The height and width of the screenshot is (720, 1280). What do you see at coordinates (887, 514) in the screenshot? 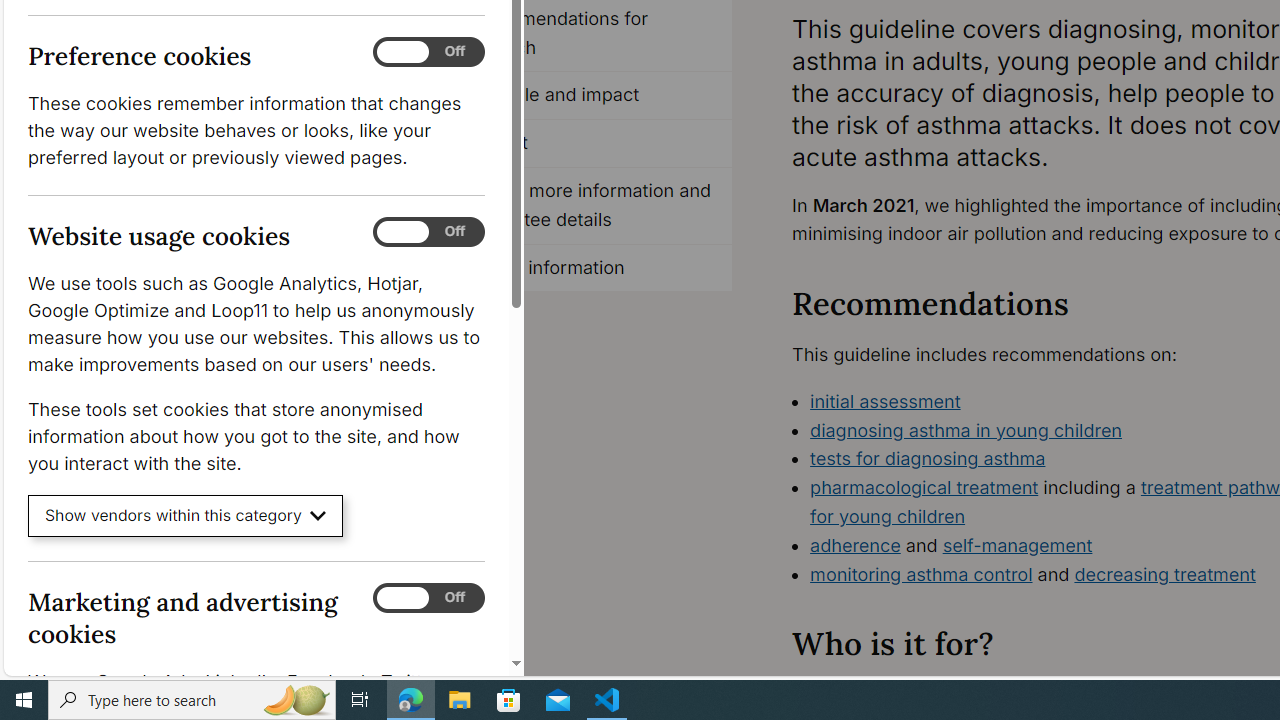
I see `'for young children'` at bounding box center [887, 514].